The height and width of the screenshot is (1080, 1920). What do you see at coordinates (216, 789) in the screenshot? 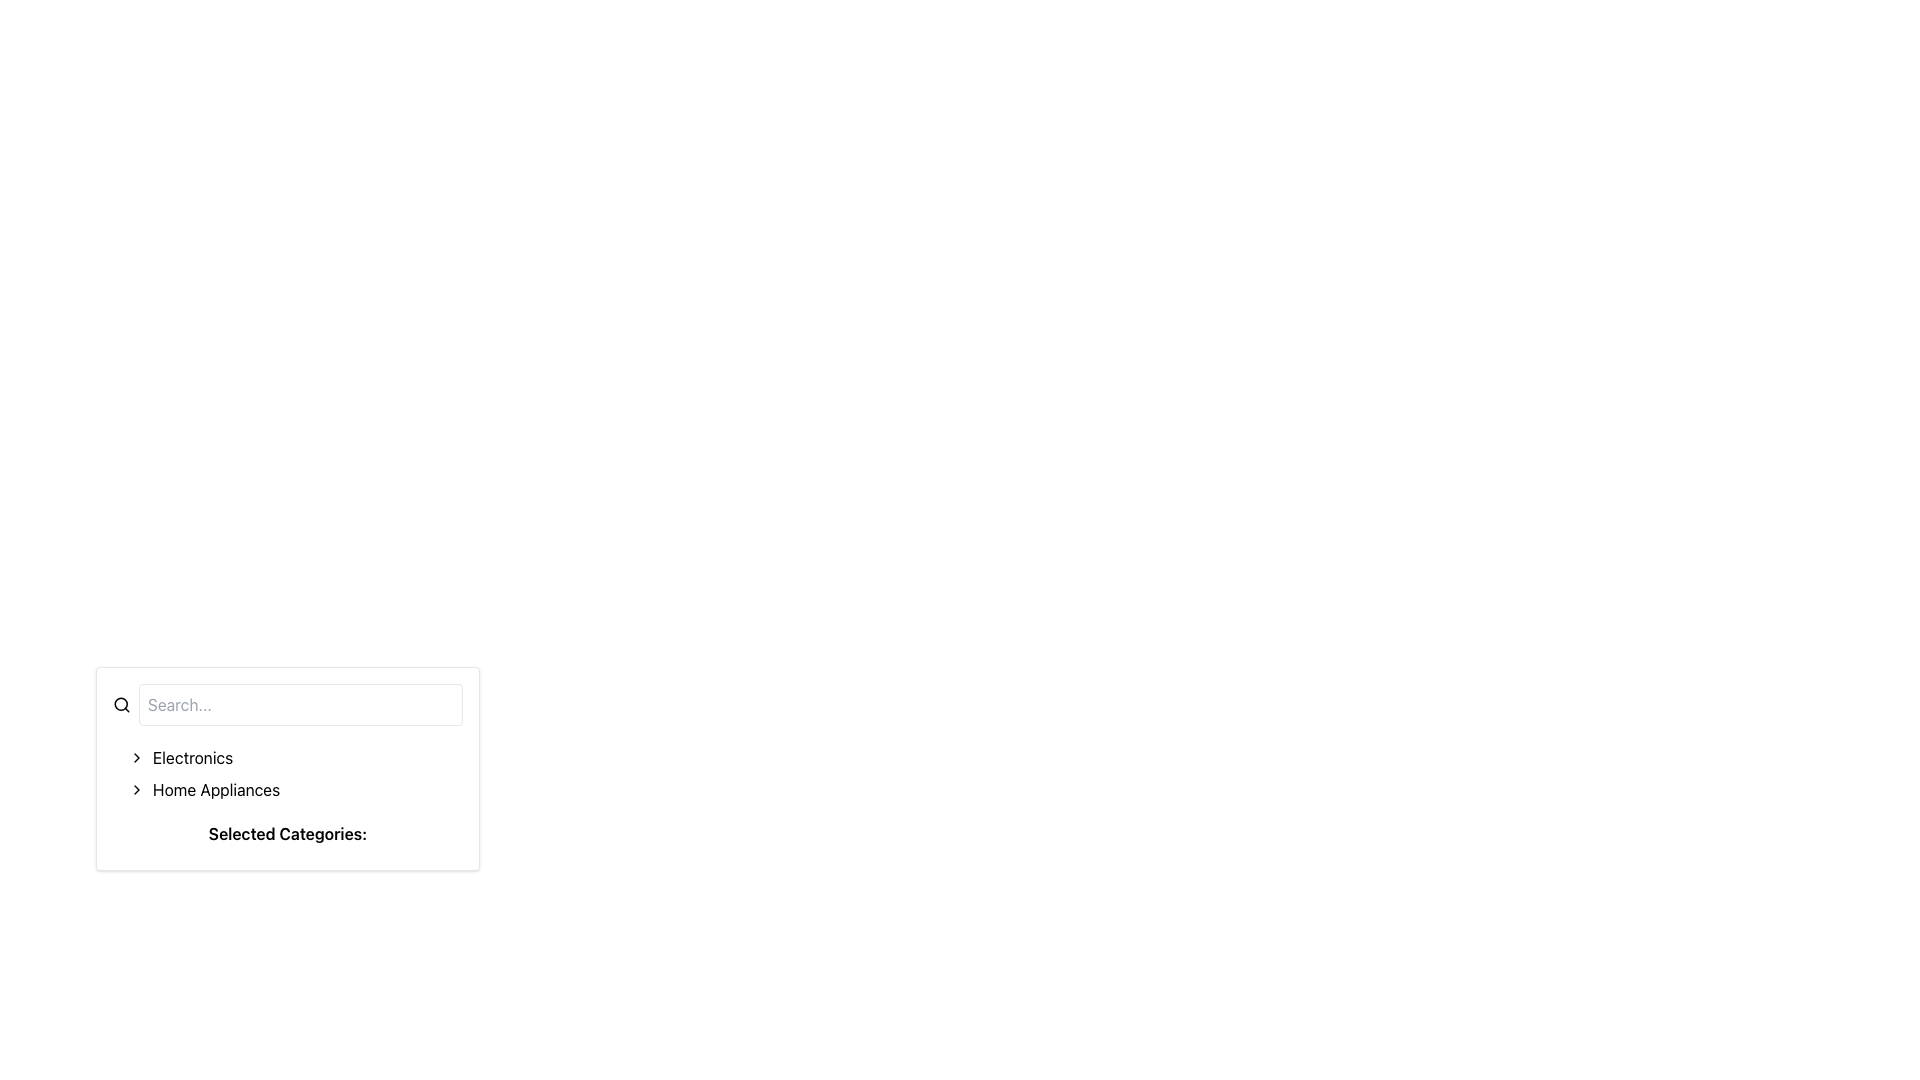
I see `the 'Home Appliances' category text label in the navigation menu under 'Electronics'` at bounding box center [216, 789].